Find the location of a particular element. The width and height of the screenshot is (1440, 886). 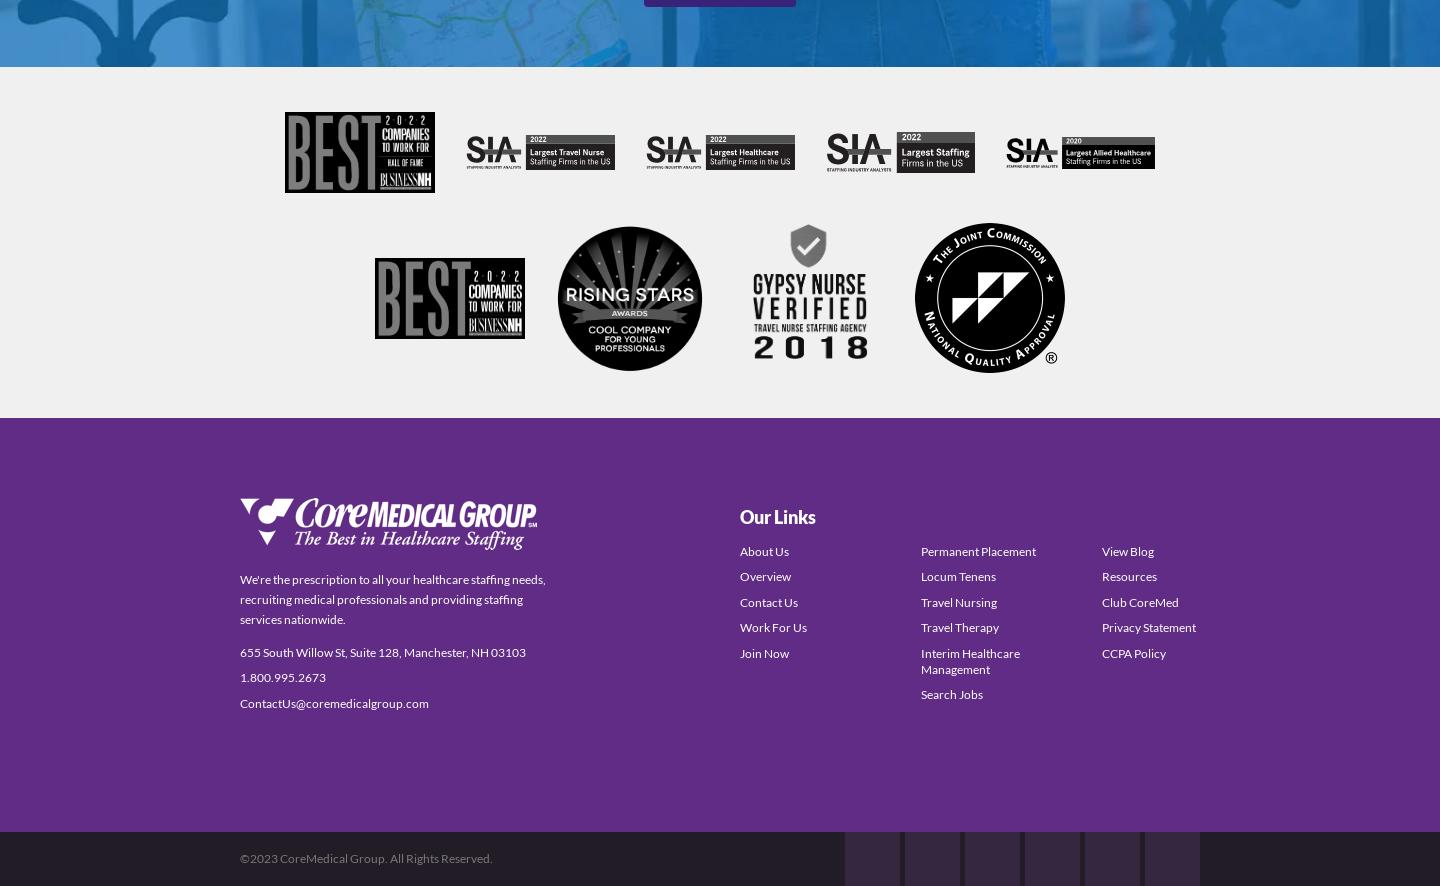

'Resources' is located at coordinates (1128, 576).